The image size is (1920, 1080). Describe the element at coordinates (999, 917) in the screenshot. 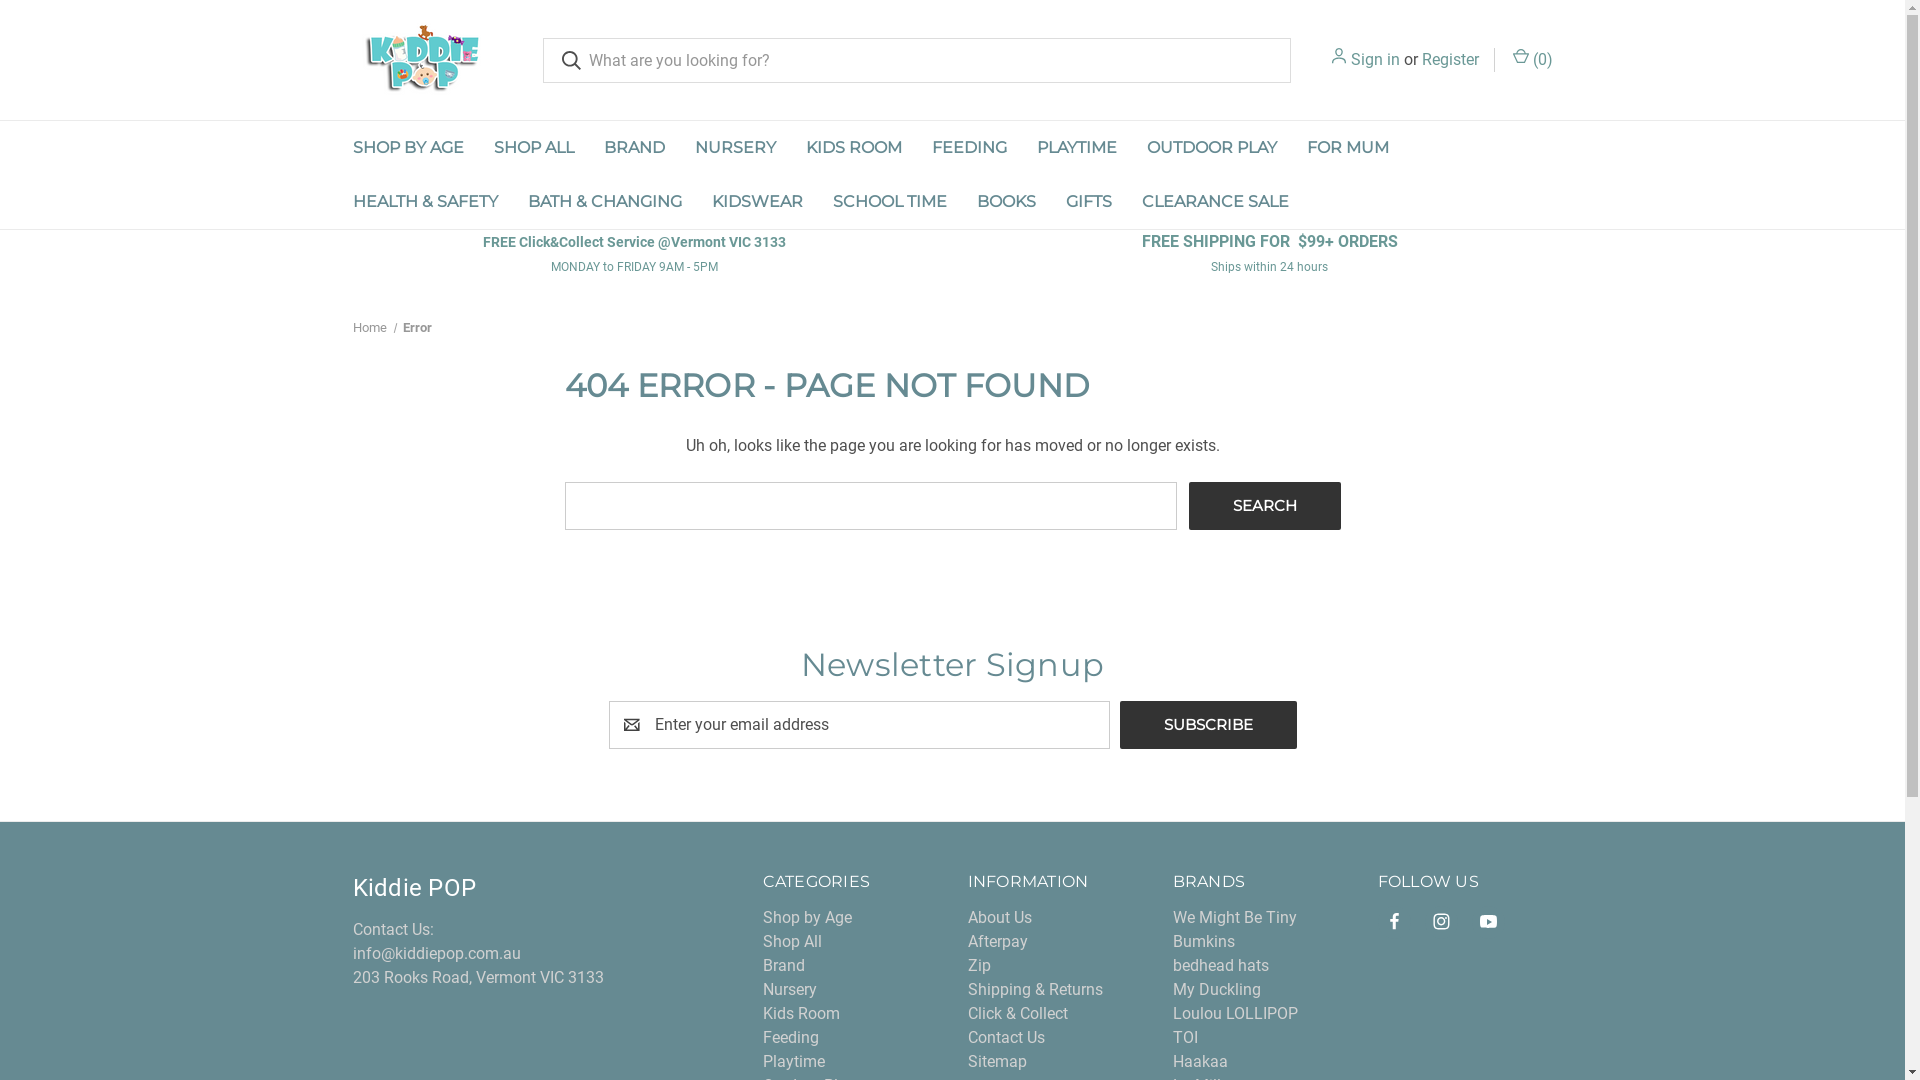

I see `'About Us'` at that location.